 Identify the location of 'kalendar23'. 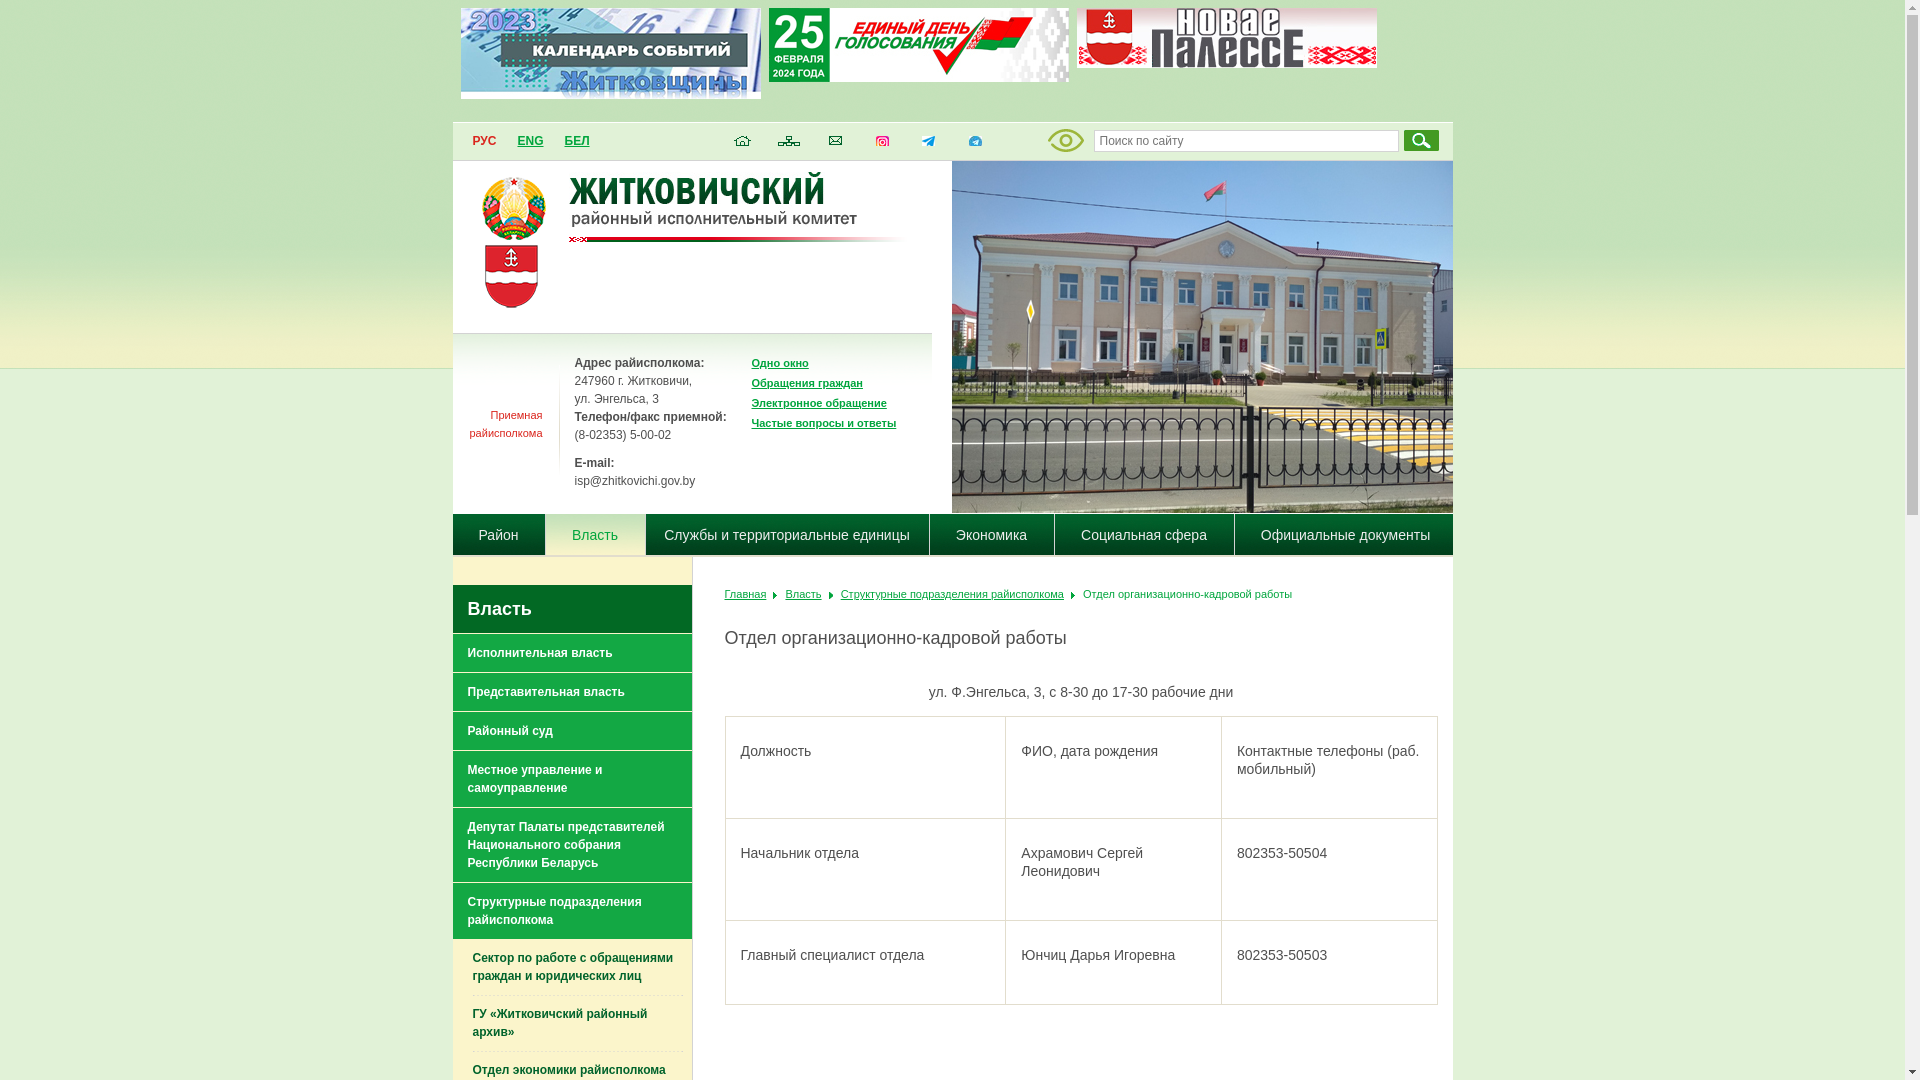
(608, 52).